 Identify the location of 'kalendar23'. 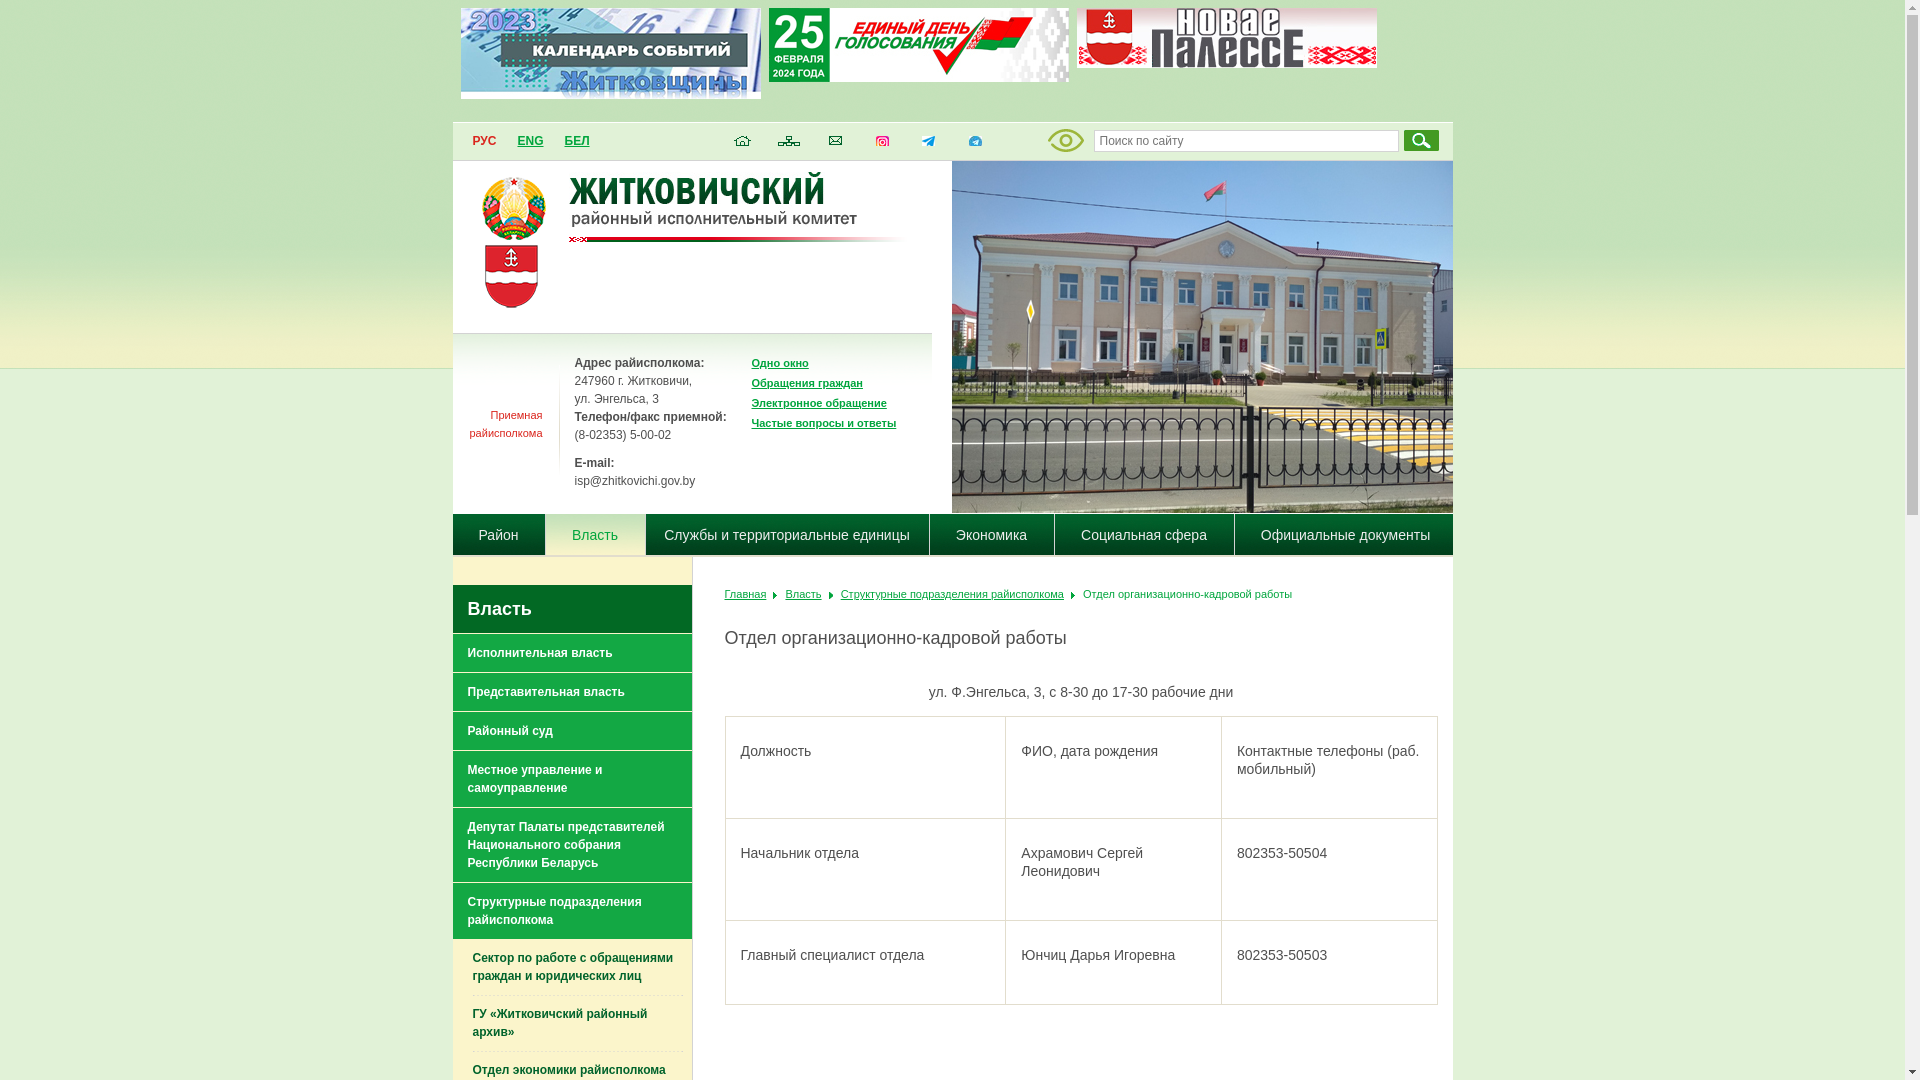
(608, 52).